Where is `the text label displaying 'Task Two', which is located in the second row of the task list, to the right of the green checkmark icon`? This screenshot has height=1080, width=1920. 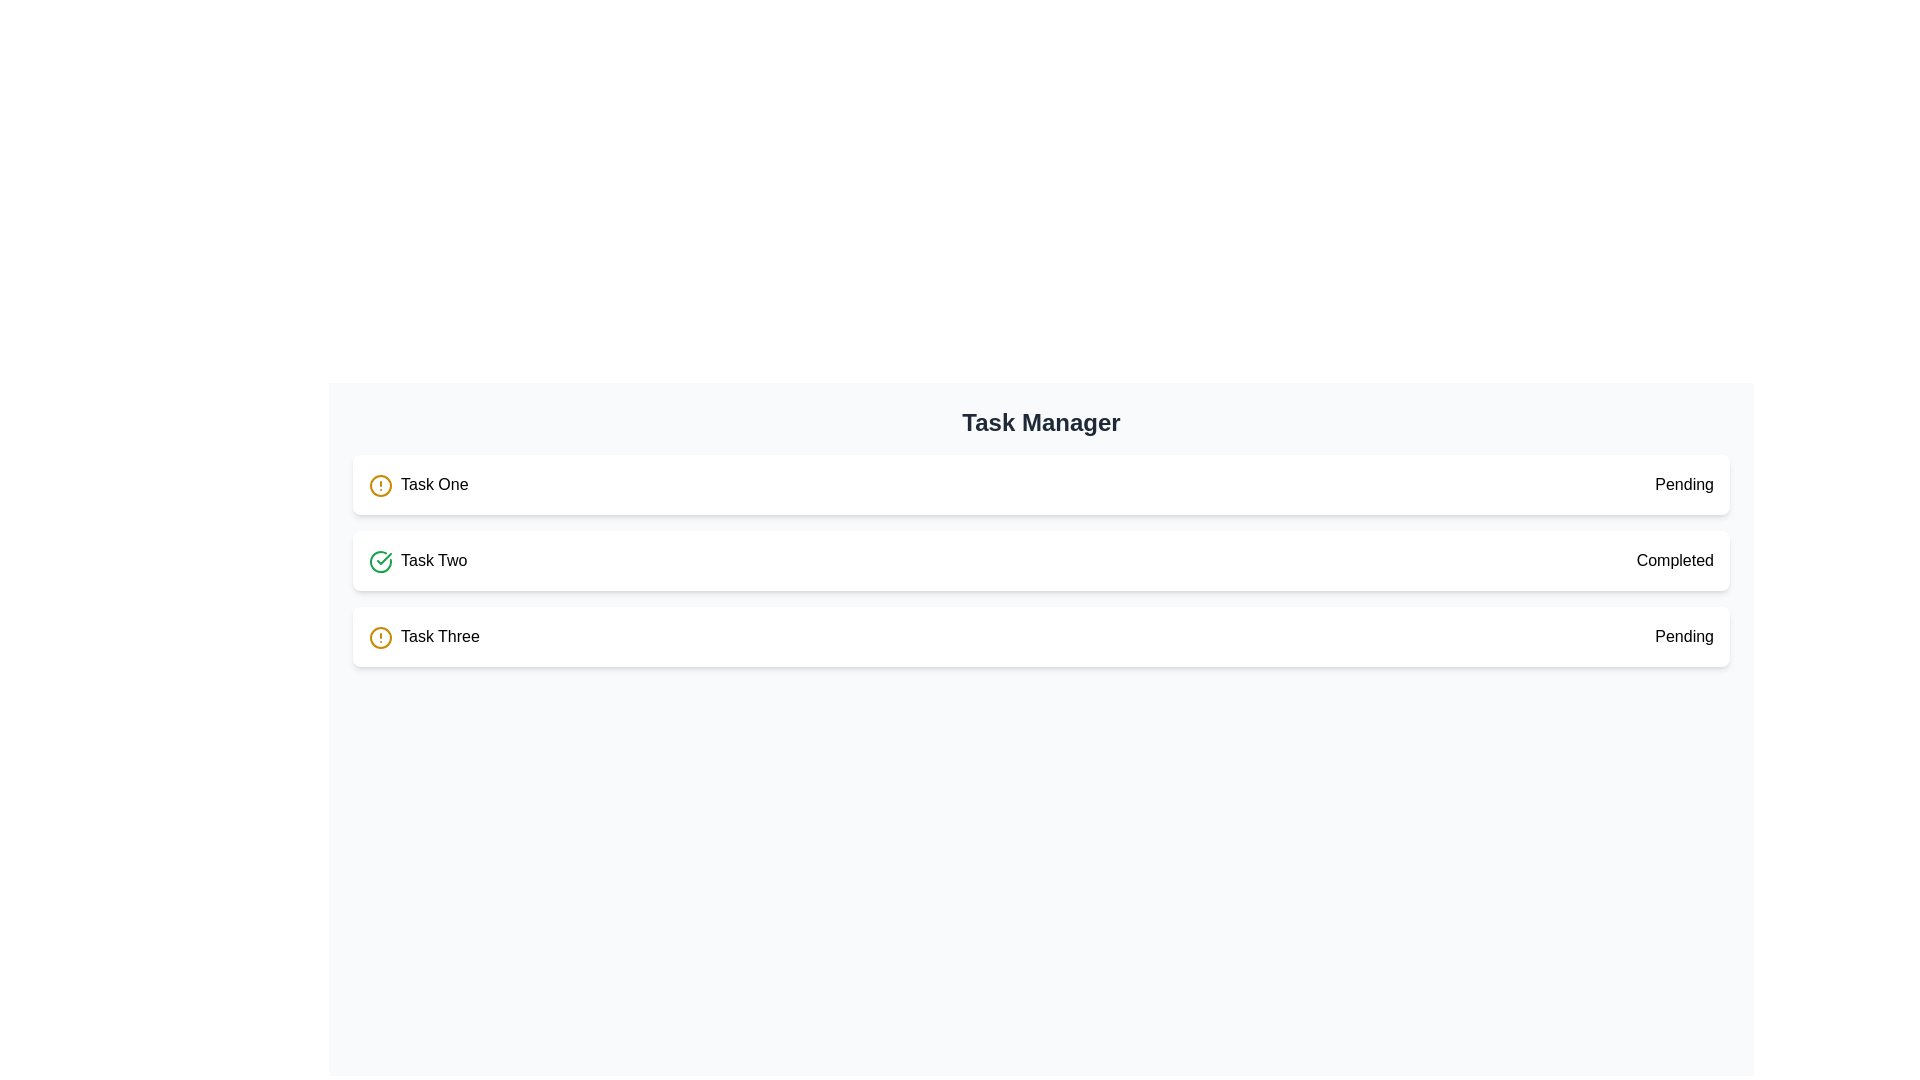
the text label displaying 'Task Two', which is located in the second row of the task list, to the right of the green checkmark icon is located at coordinates (433, 560).